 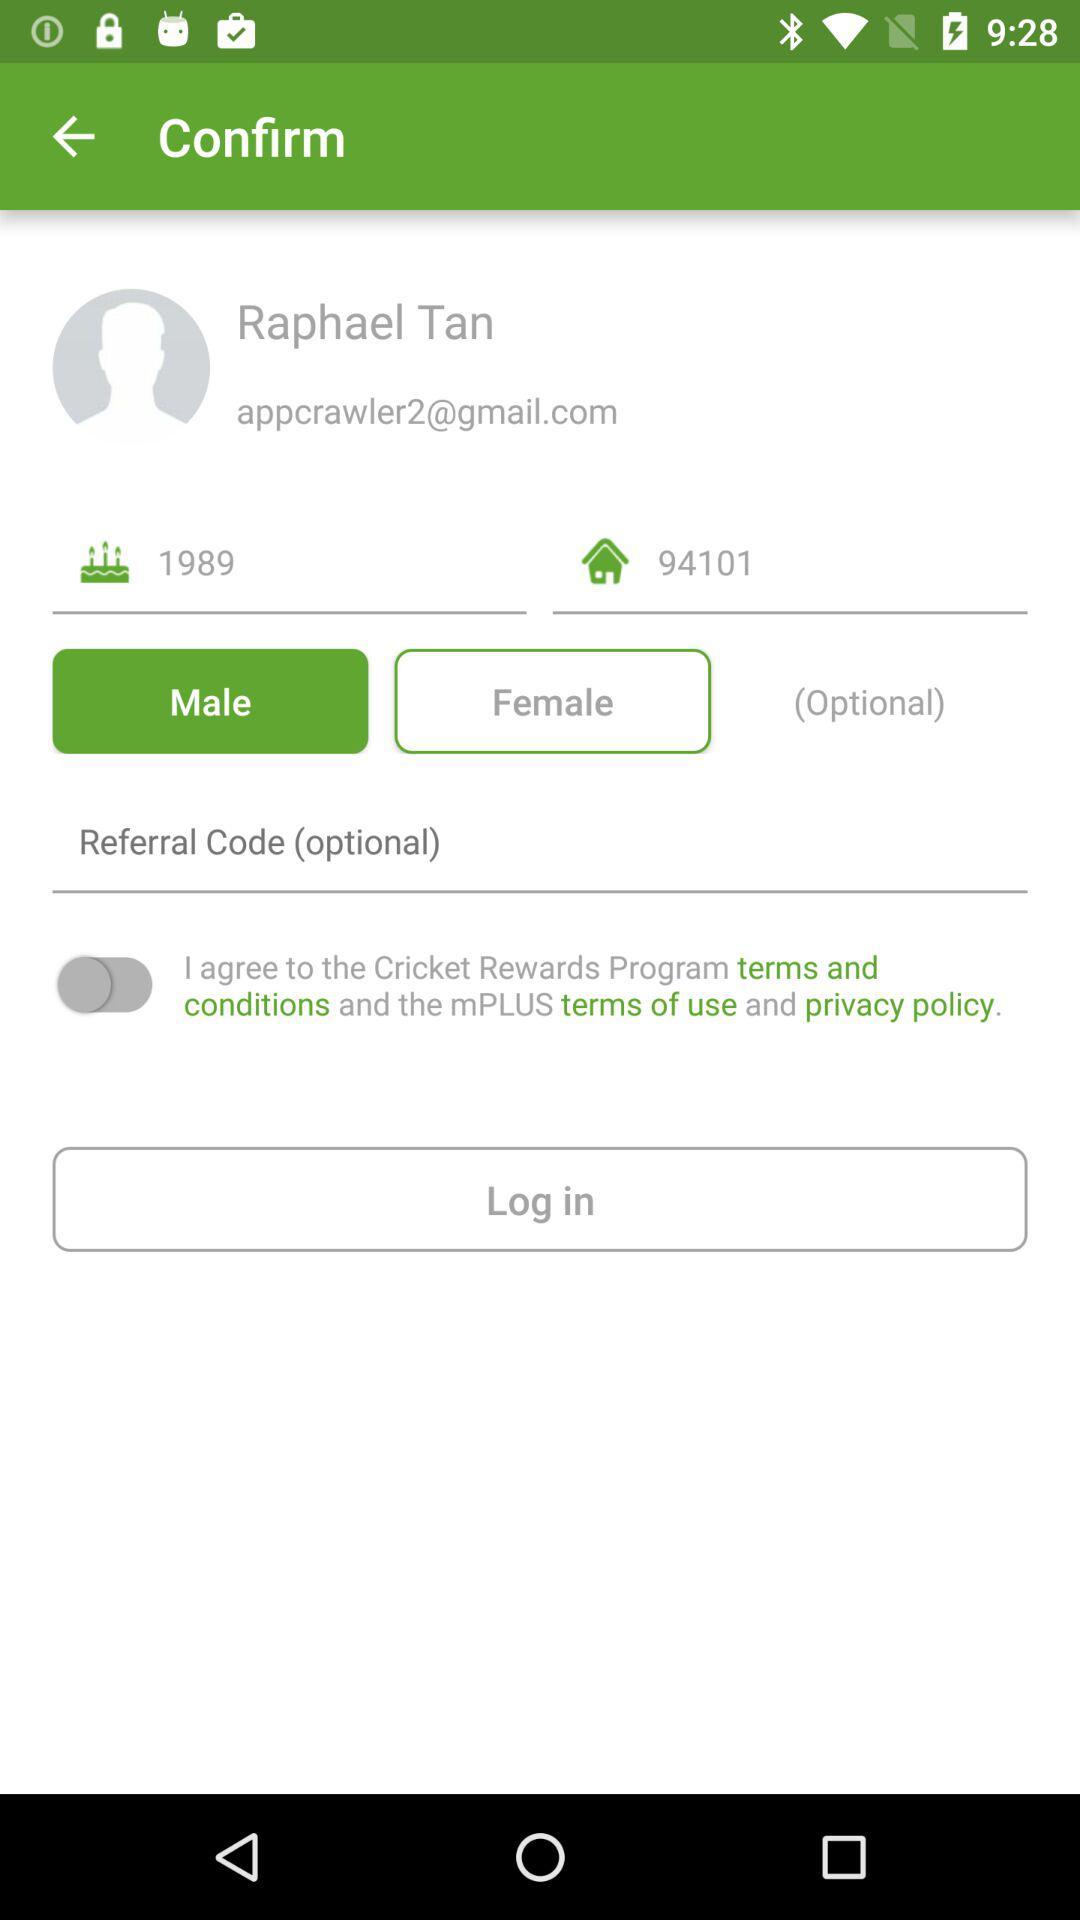 What do you see at coordinates (604, 560) in the screenshot?
I see `the home icon on left side numeric 94101` at bounding box center [604, 560].